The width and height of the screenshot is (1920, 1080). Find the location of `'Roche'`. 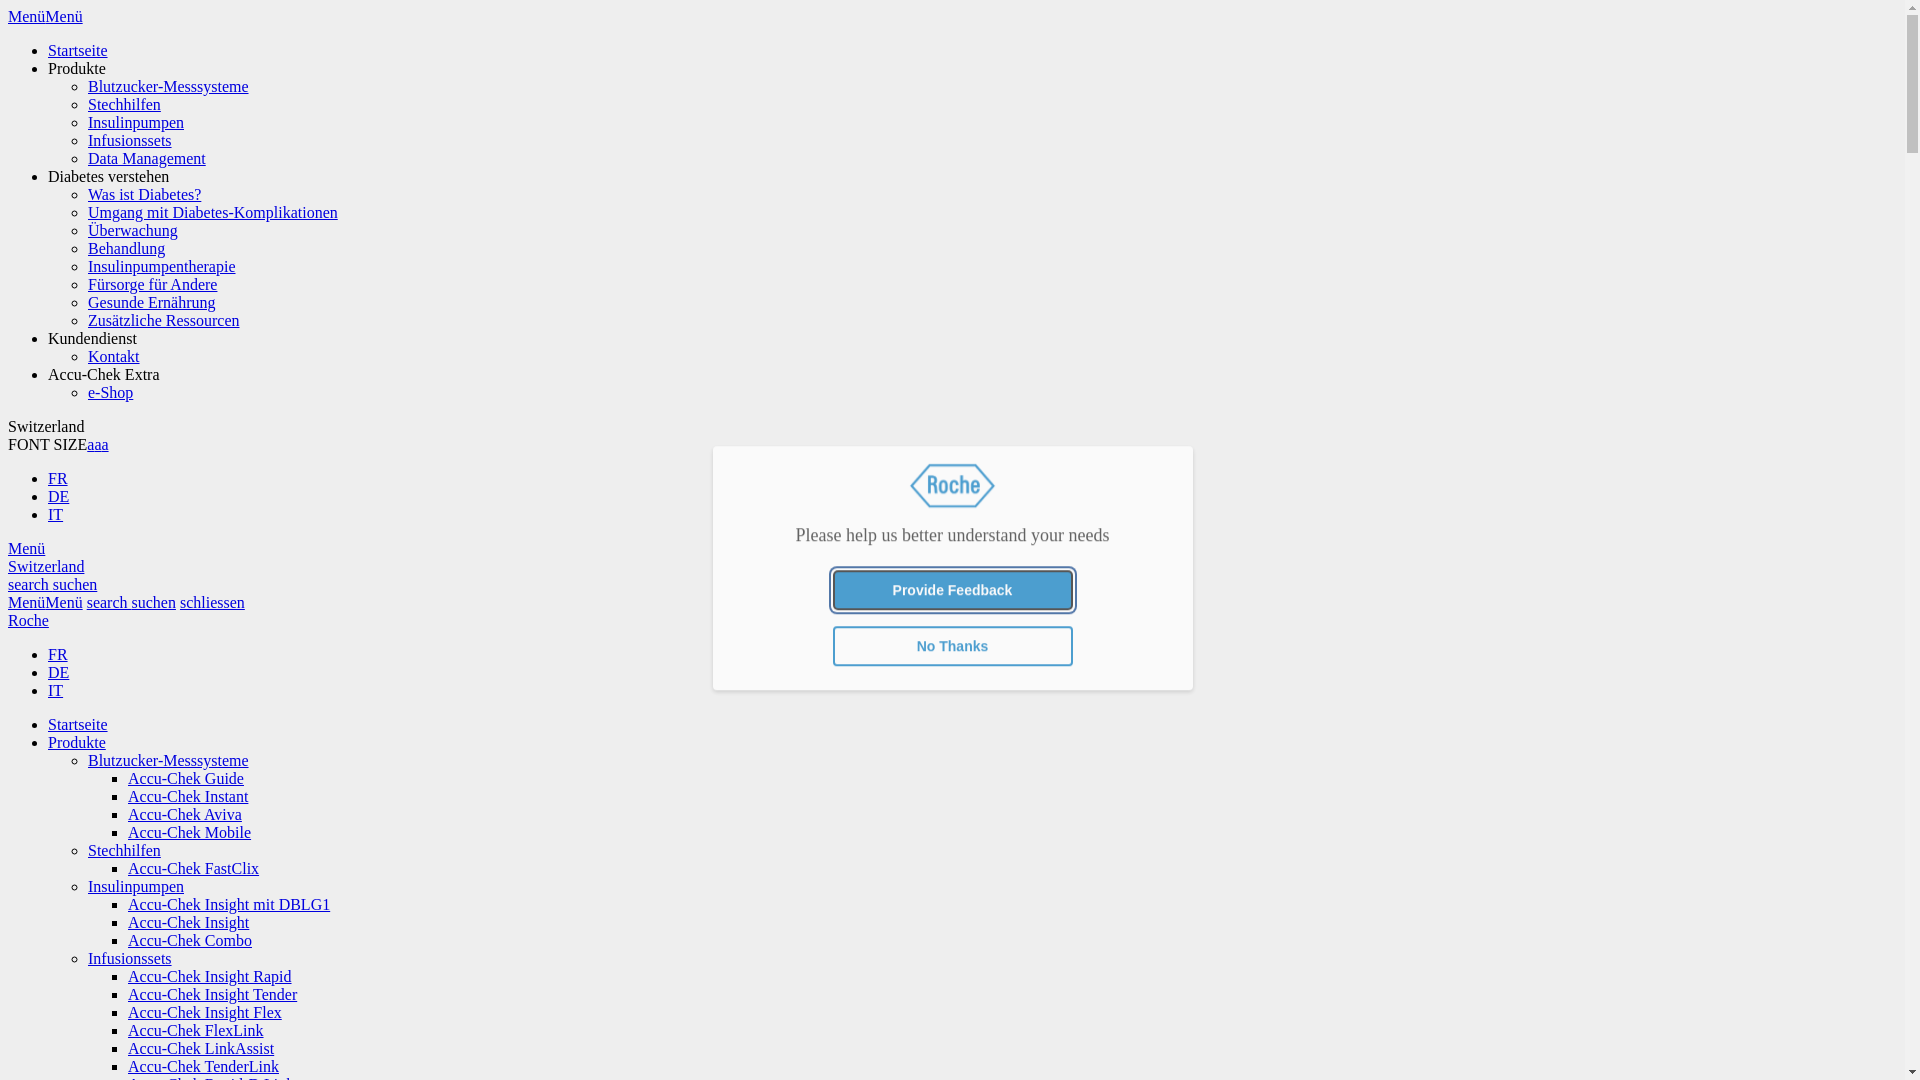

'Roche' is located at coordinates (28, 619).